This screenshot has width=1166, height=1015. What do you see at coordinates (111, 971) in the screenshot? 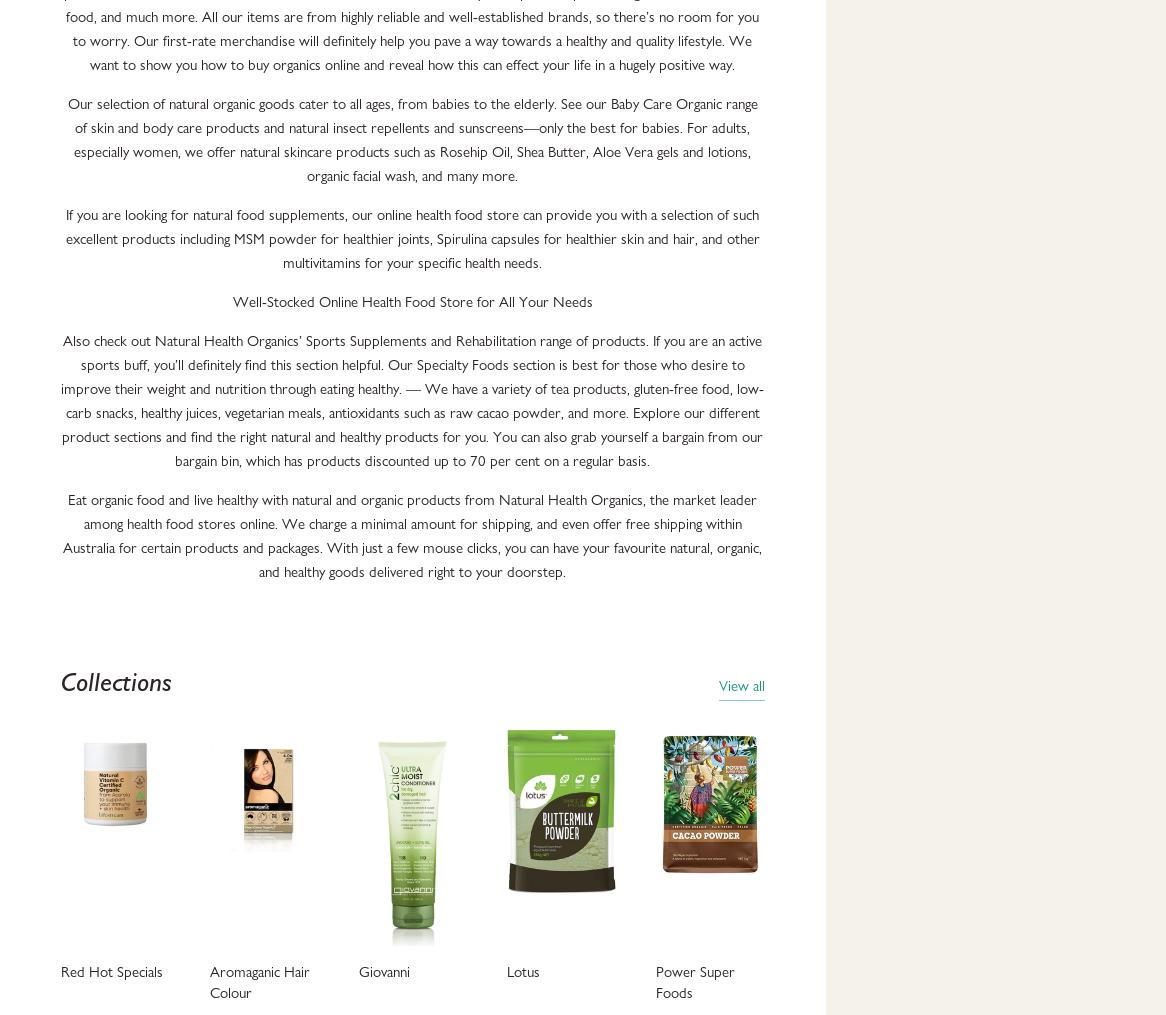
I see `'Red Hot Specials'` at bounding box center [111, 971].